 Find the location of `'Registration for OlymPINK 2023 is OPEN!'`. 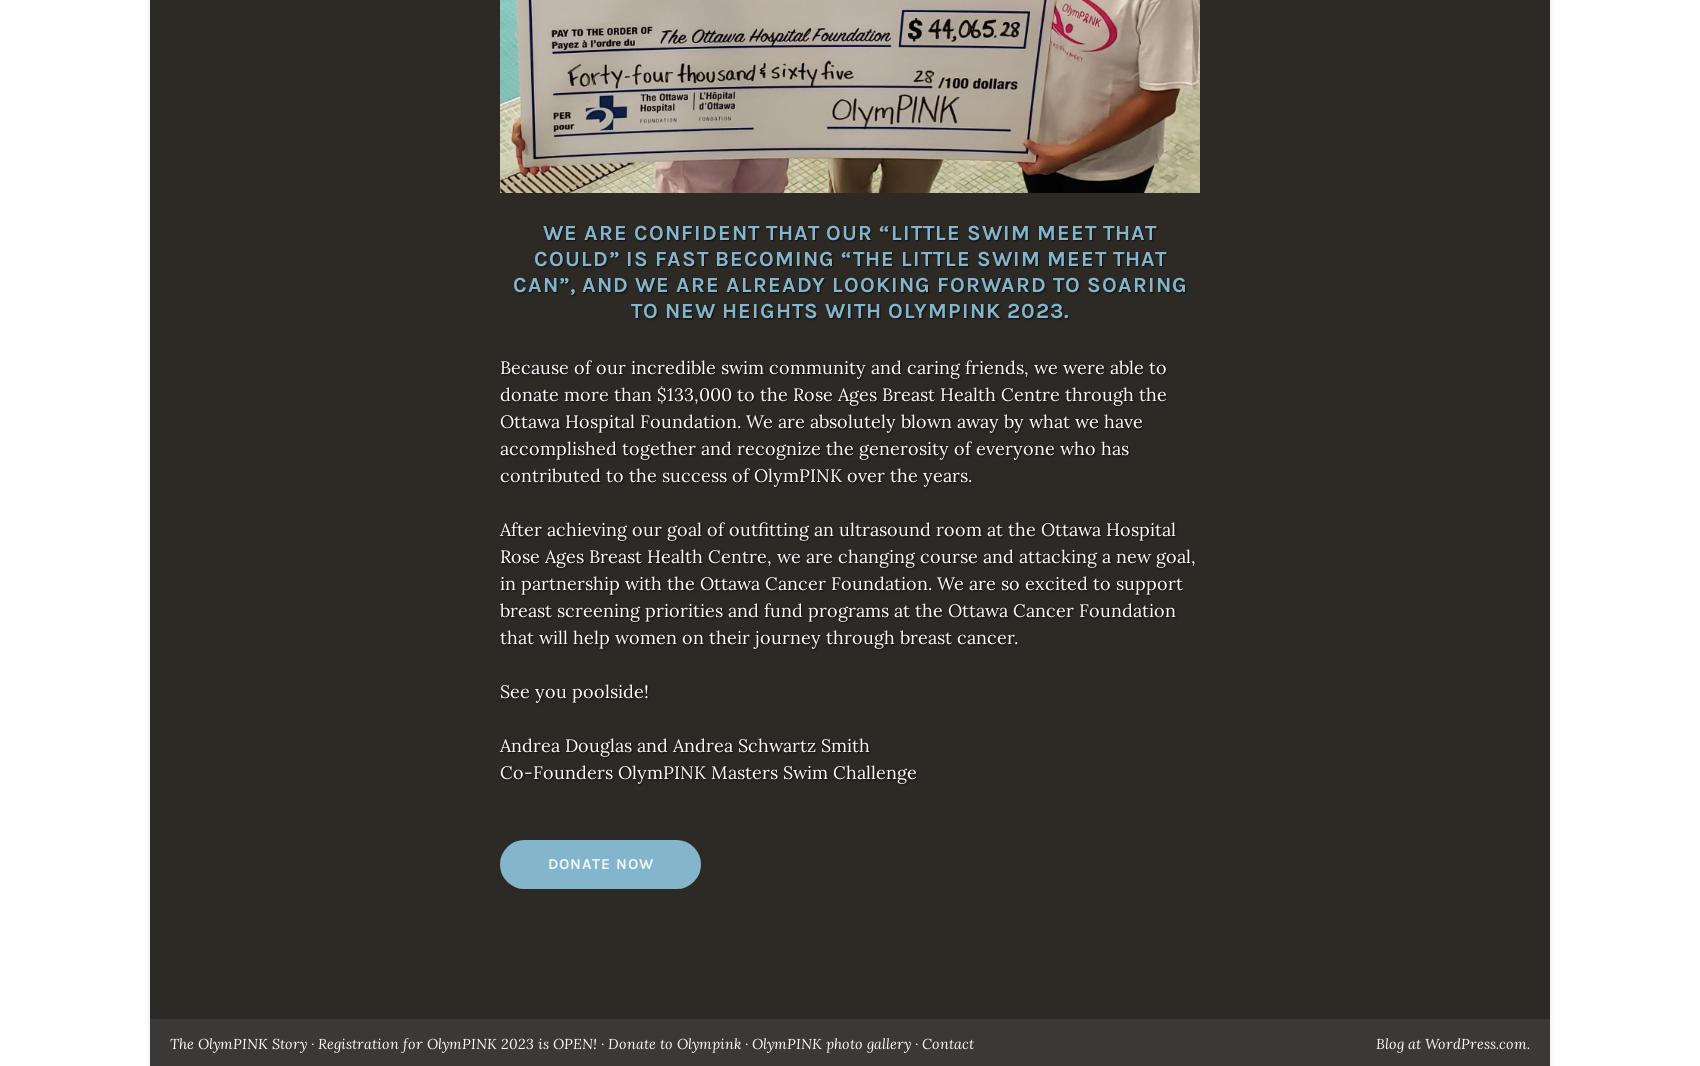

'Registration for OlymPINK 2023 is OPEN!' is located at coordinates (457, 1044).